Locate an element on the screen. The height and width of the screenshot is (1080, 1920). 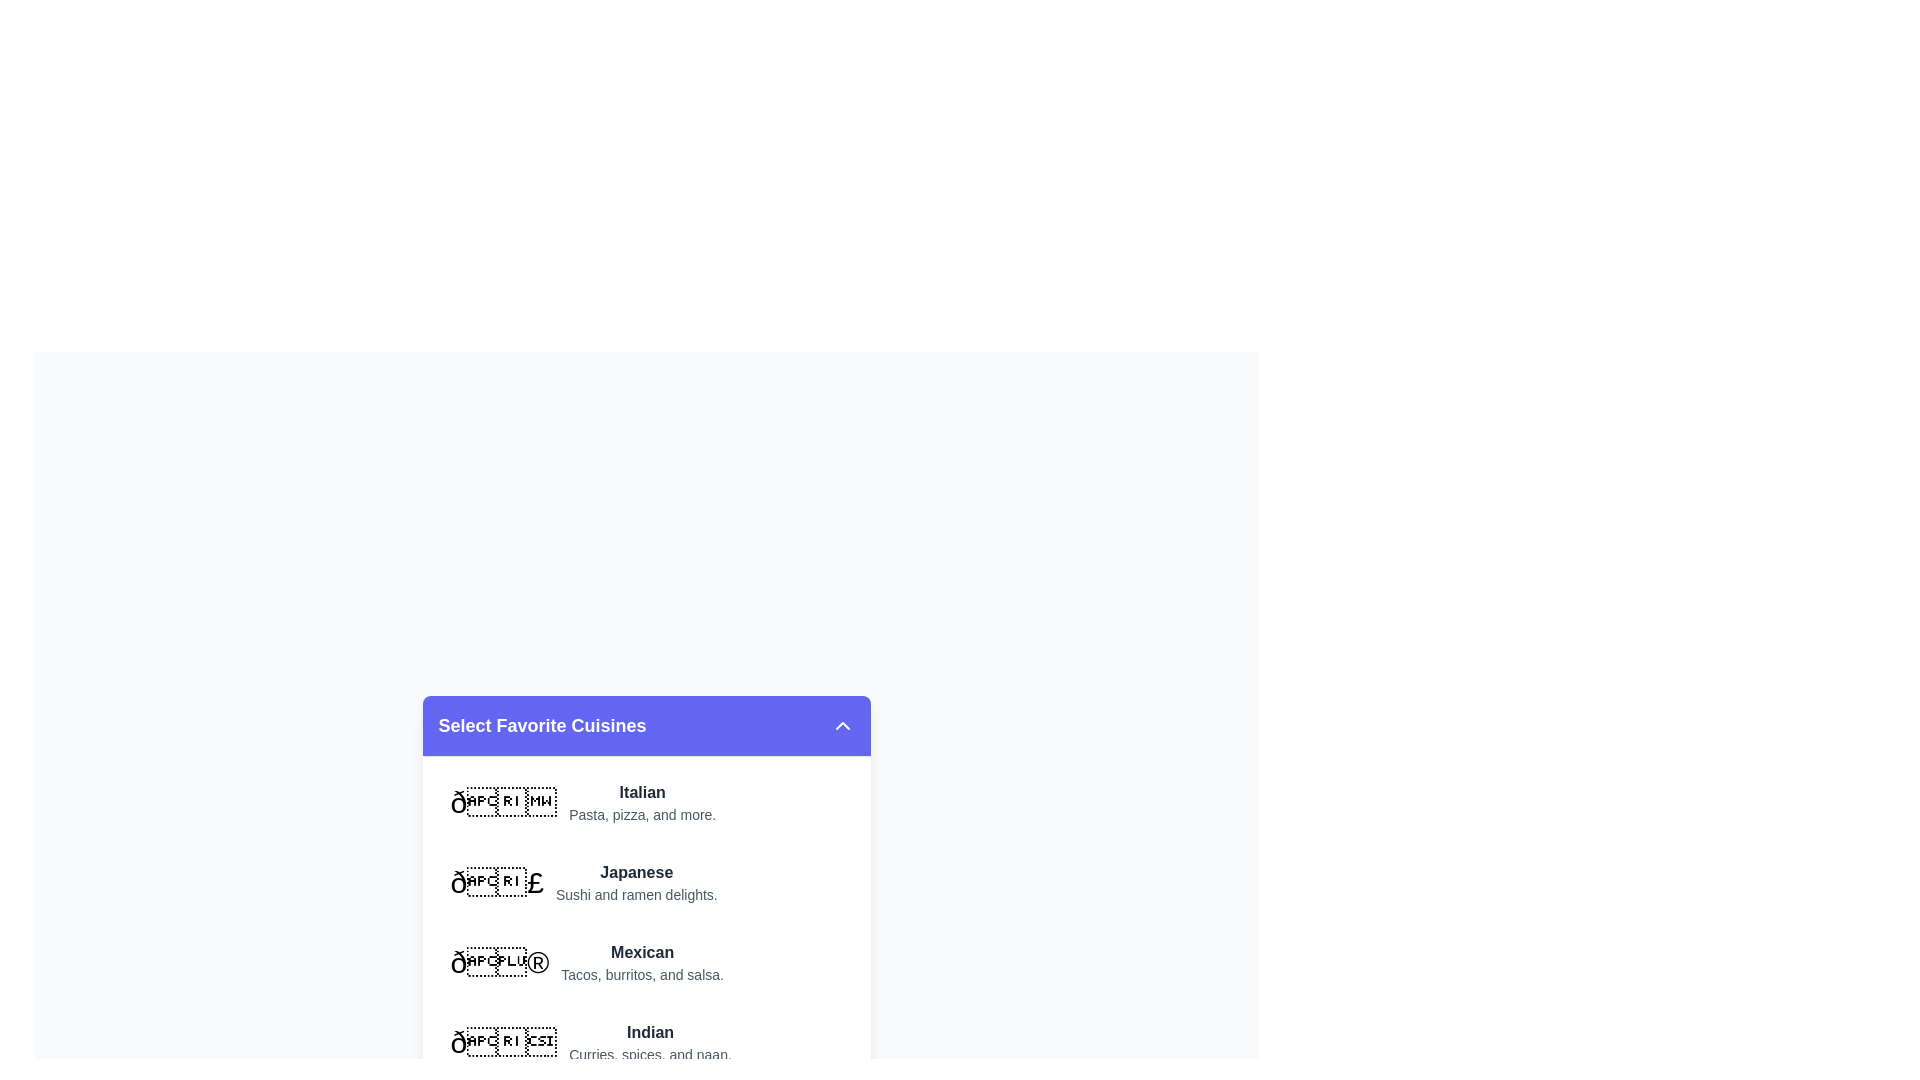
the text label that reads 'Tacos, burritos, and salsa.' which is styled in small gray font and positioned below the bold 'Mexican' label is located at coordinates (642, 973).